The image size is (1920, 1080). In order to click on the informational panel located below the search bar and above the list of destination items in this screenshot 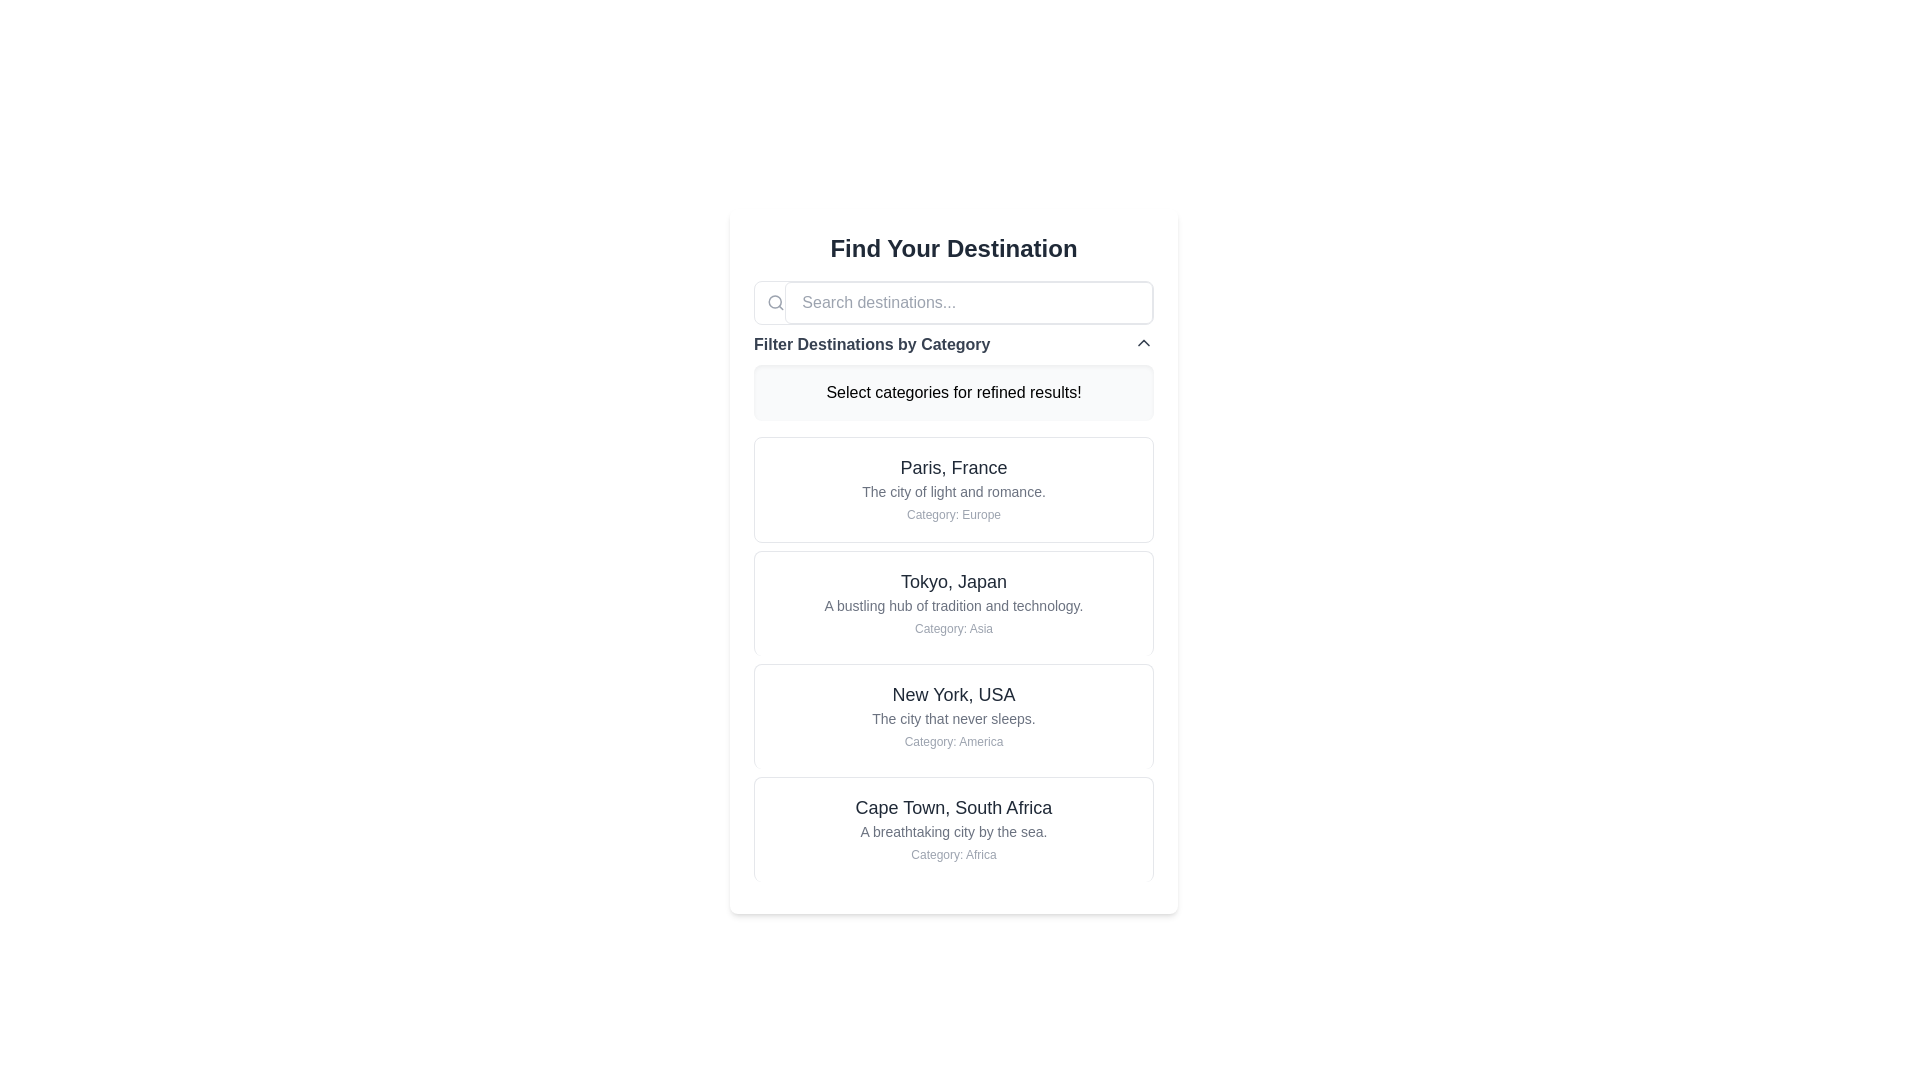, I will do `click(953, 350)`.